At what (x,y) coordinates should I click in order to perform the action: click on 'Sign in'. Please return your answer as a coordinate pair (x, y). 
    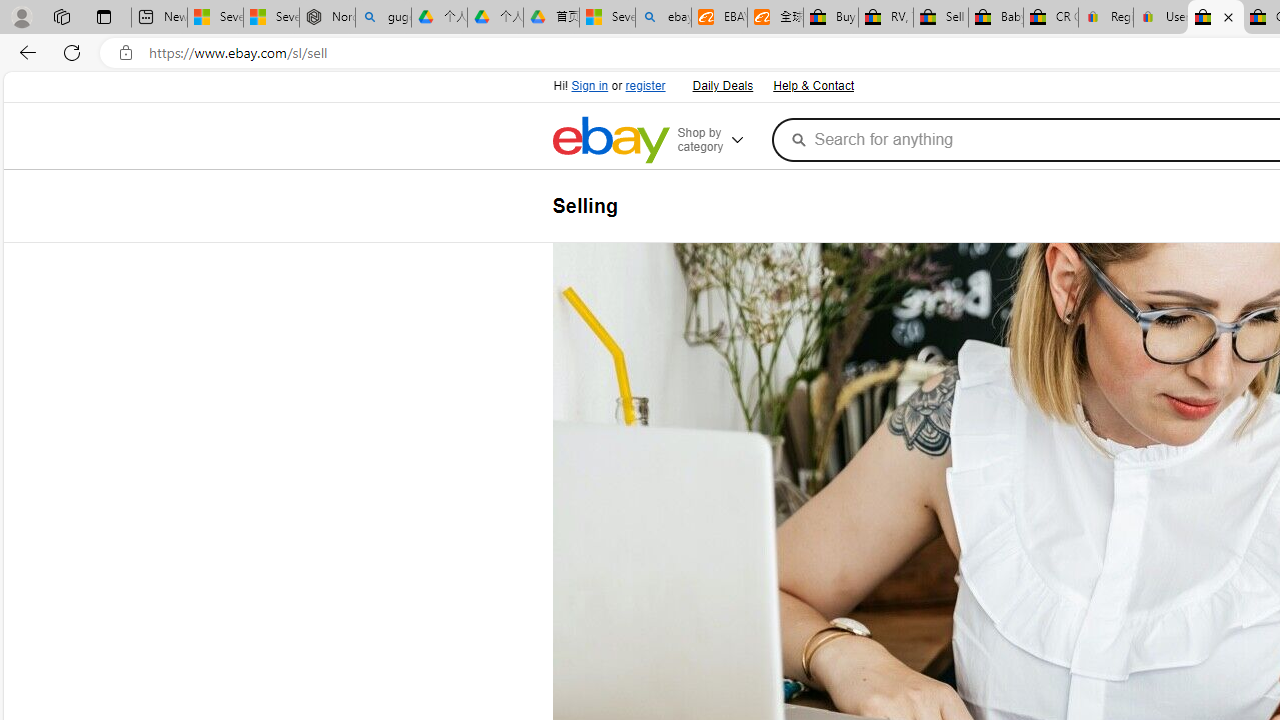
    Looking at the image, I should click on (589, 85).